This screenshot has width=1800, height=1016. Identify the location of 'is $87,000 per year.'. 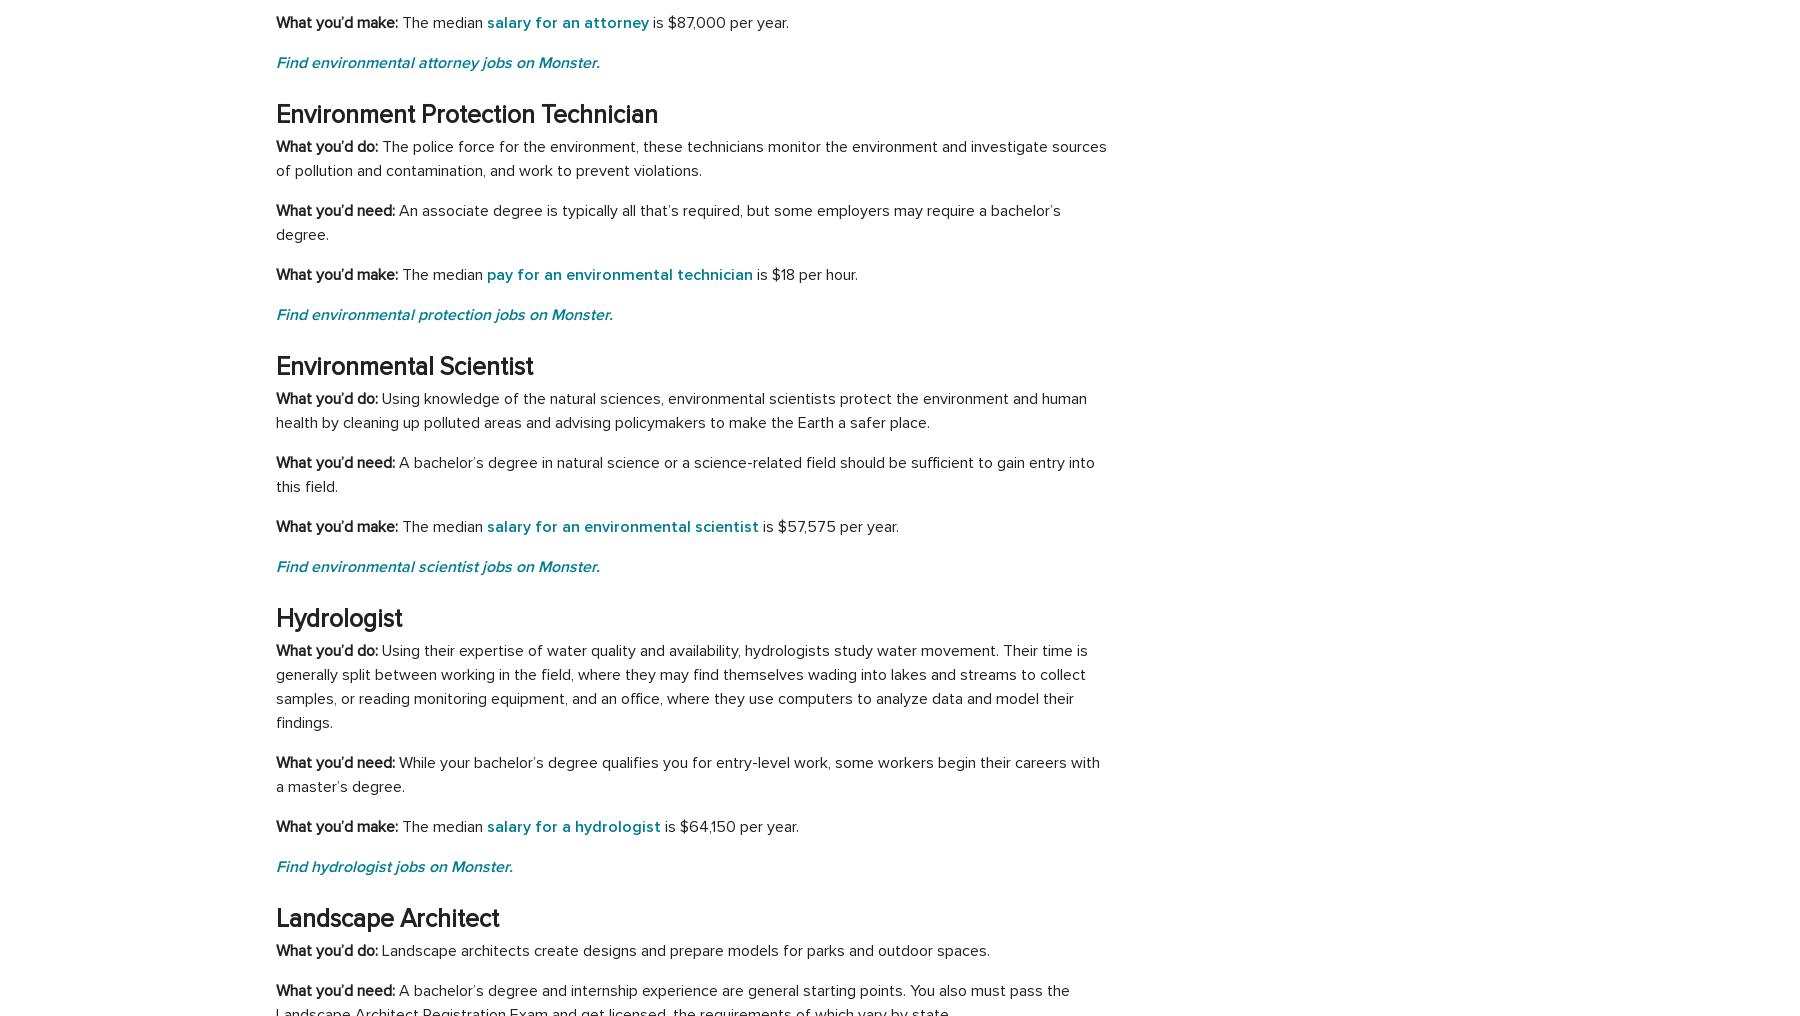
(717, 21).